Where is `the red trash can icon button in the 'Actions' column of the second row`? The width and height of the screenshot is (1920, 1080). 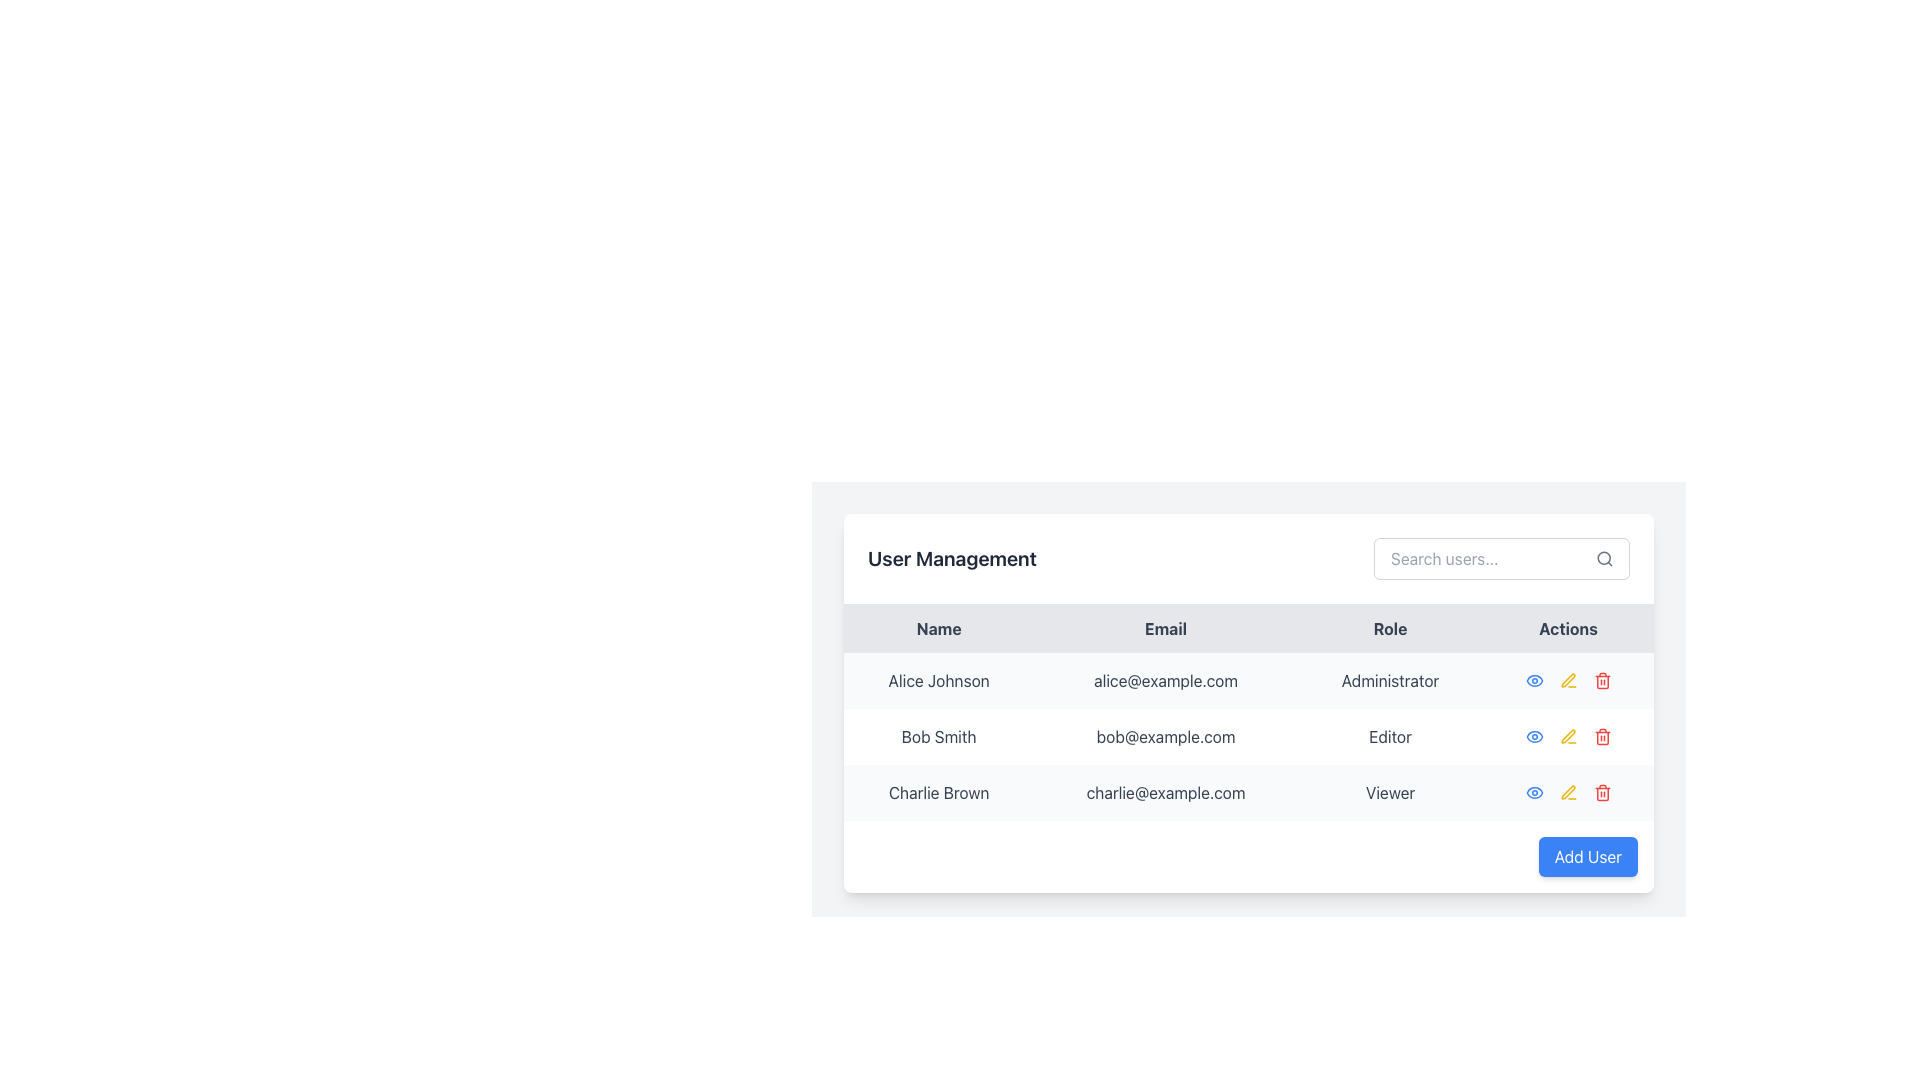
the red trash can icon button in the 'Actions' column of the second row is located at coordinates (1602, 736).